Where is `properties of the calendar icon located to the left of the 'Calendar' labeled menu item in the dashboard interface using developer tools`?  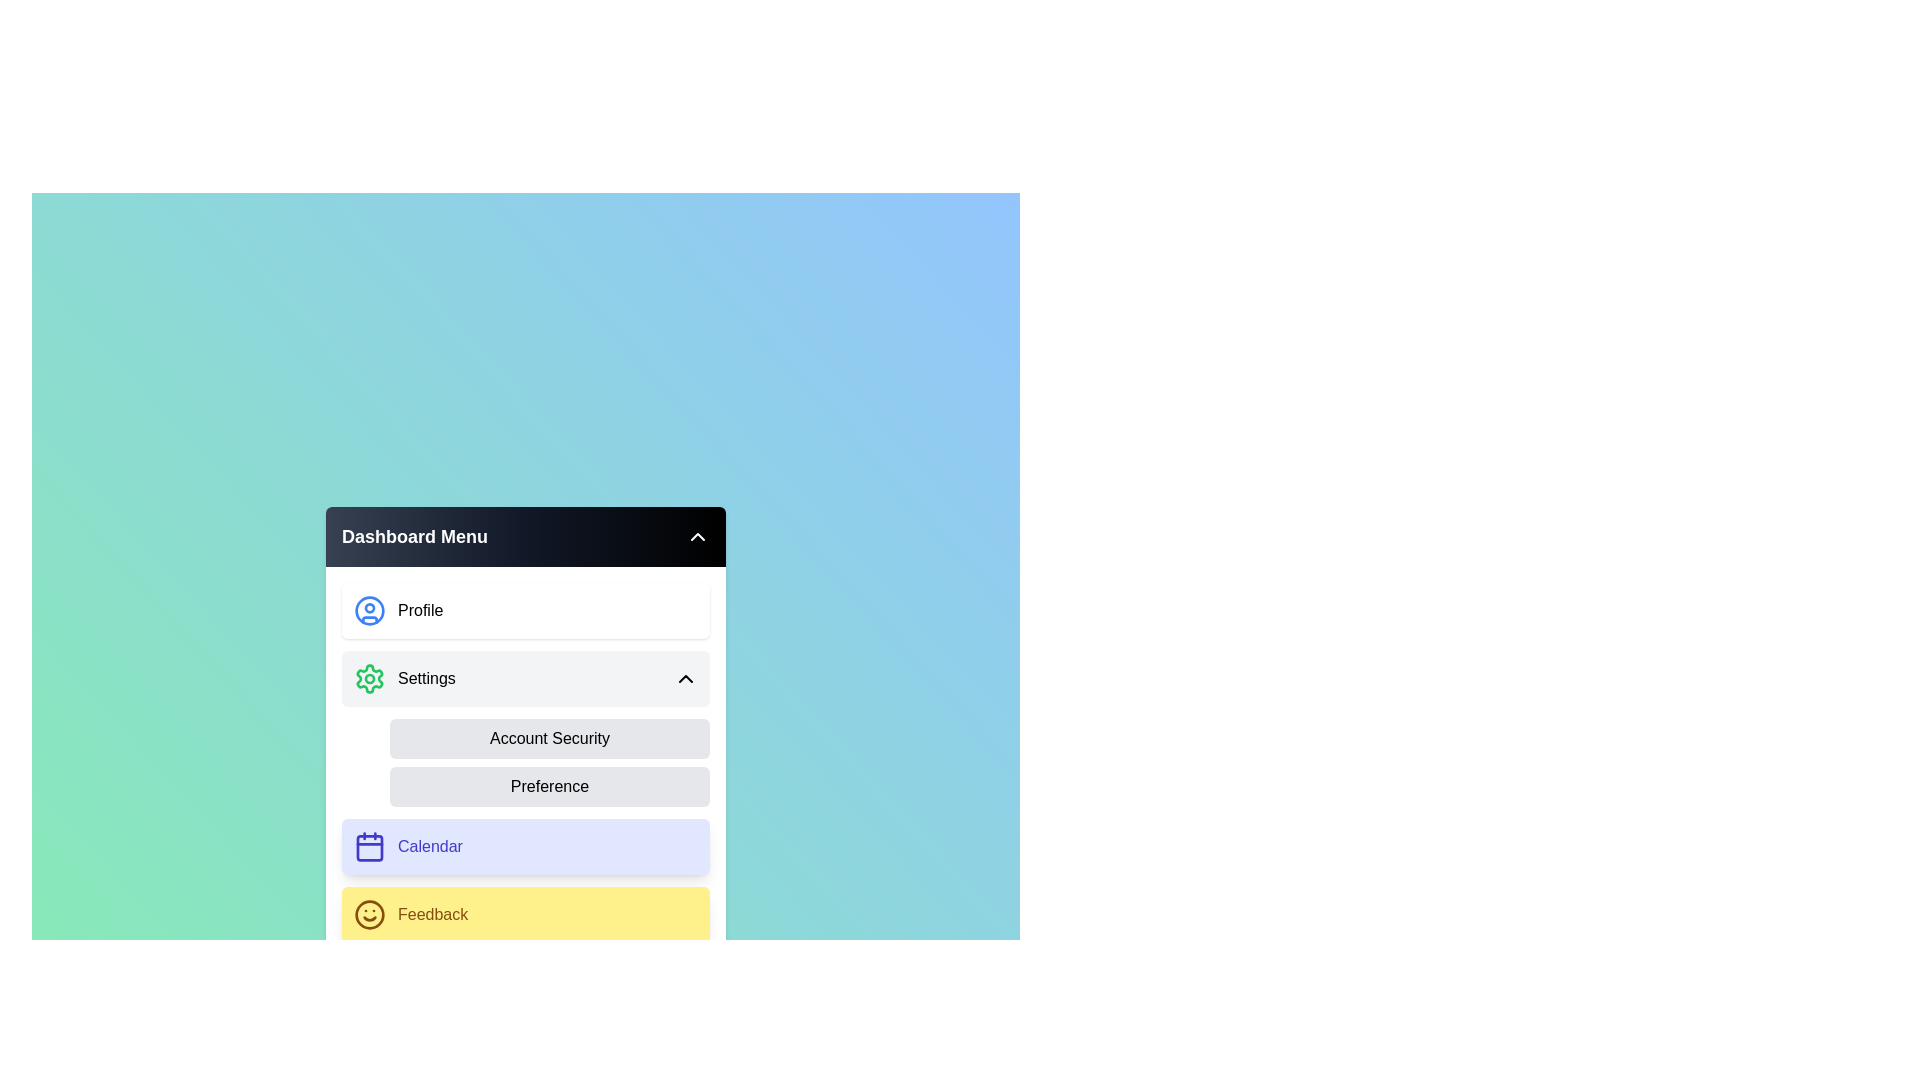 properties of the calendar icon located to the left of the 'Calendar' labeled menu item in the dashboard interface using developer tools is located at coordinates (369, 847).